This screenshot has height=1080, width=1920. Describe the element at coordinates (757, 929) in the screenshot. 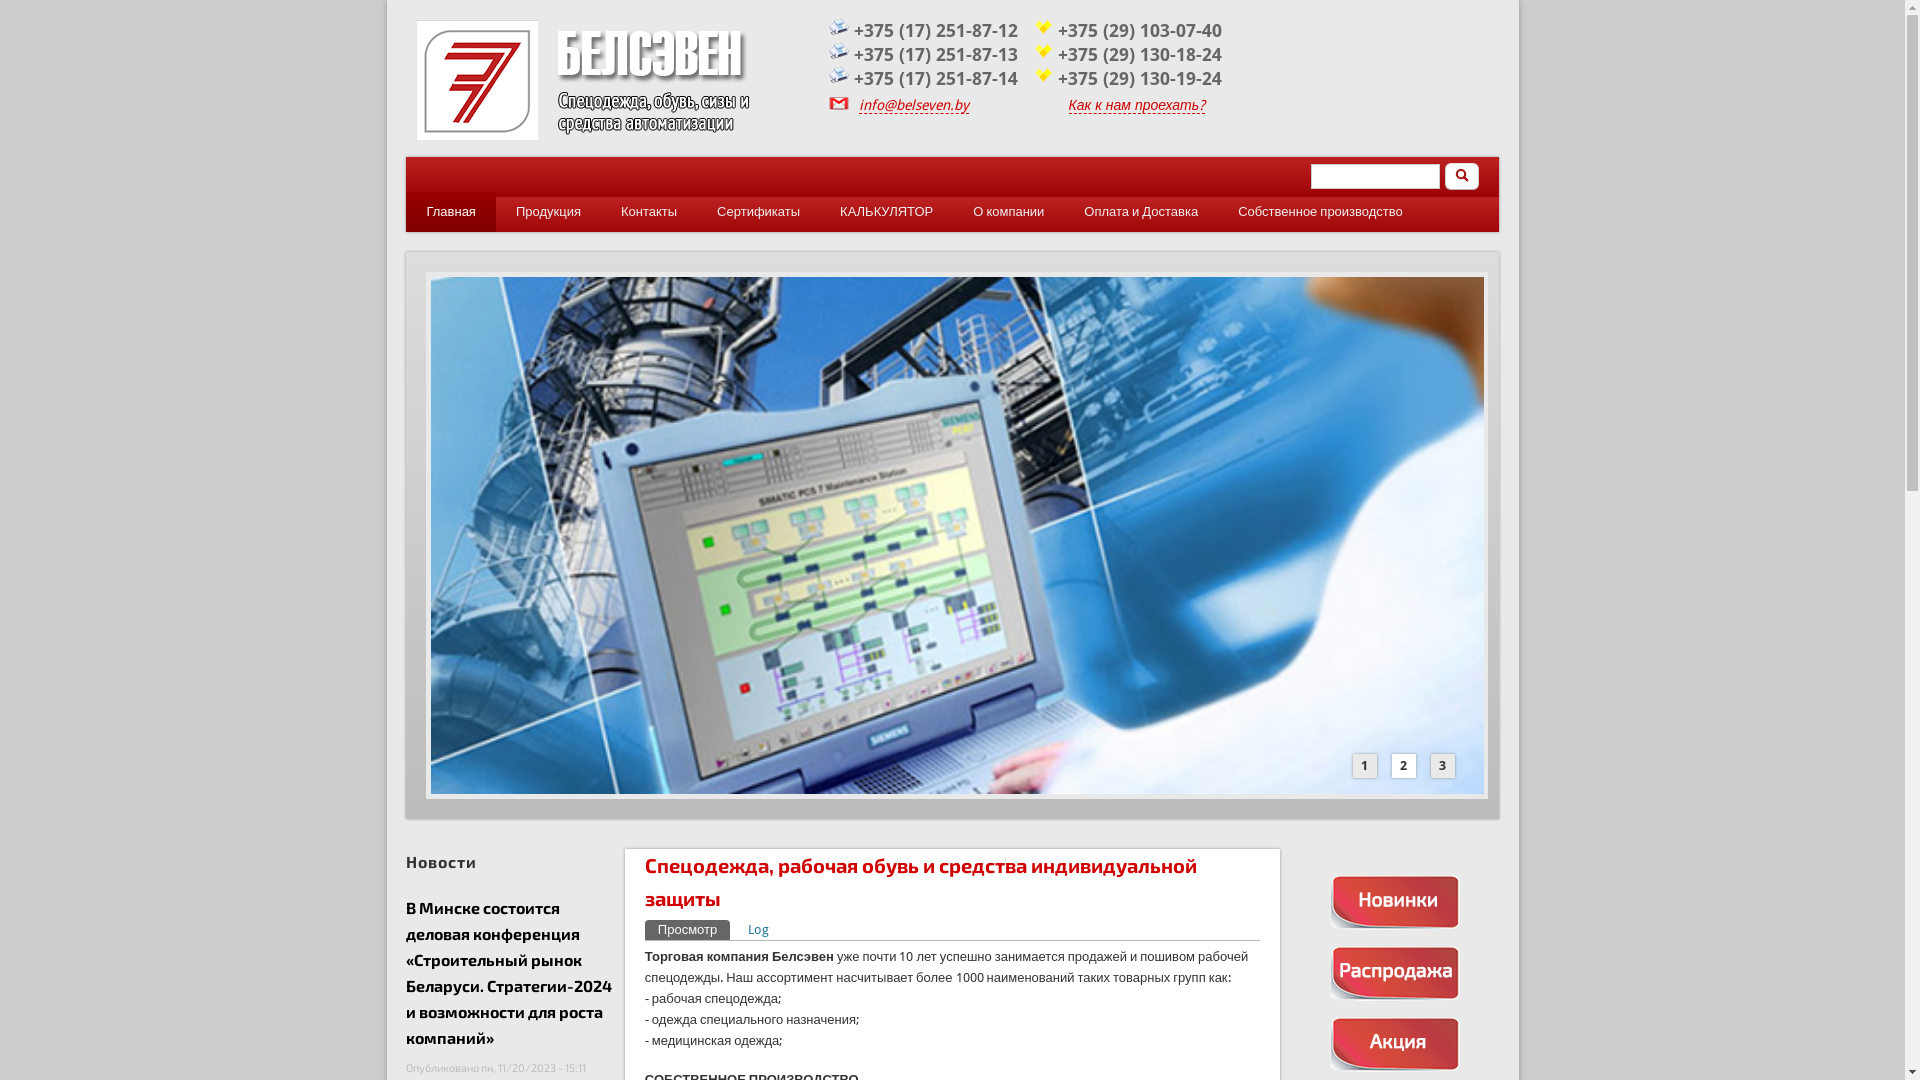

I see `'Log'` at that location.